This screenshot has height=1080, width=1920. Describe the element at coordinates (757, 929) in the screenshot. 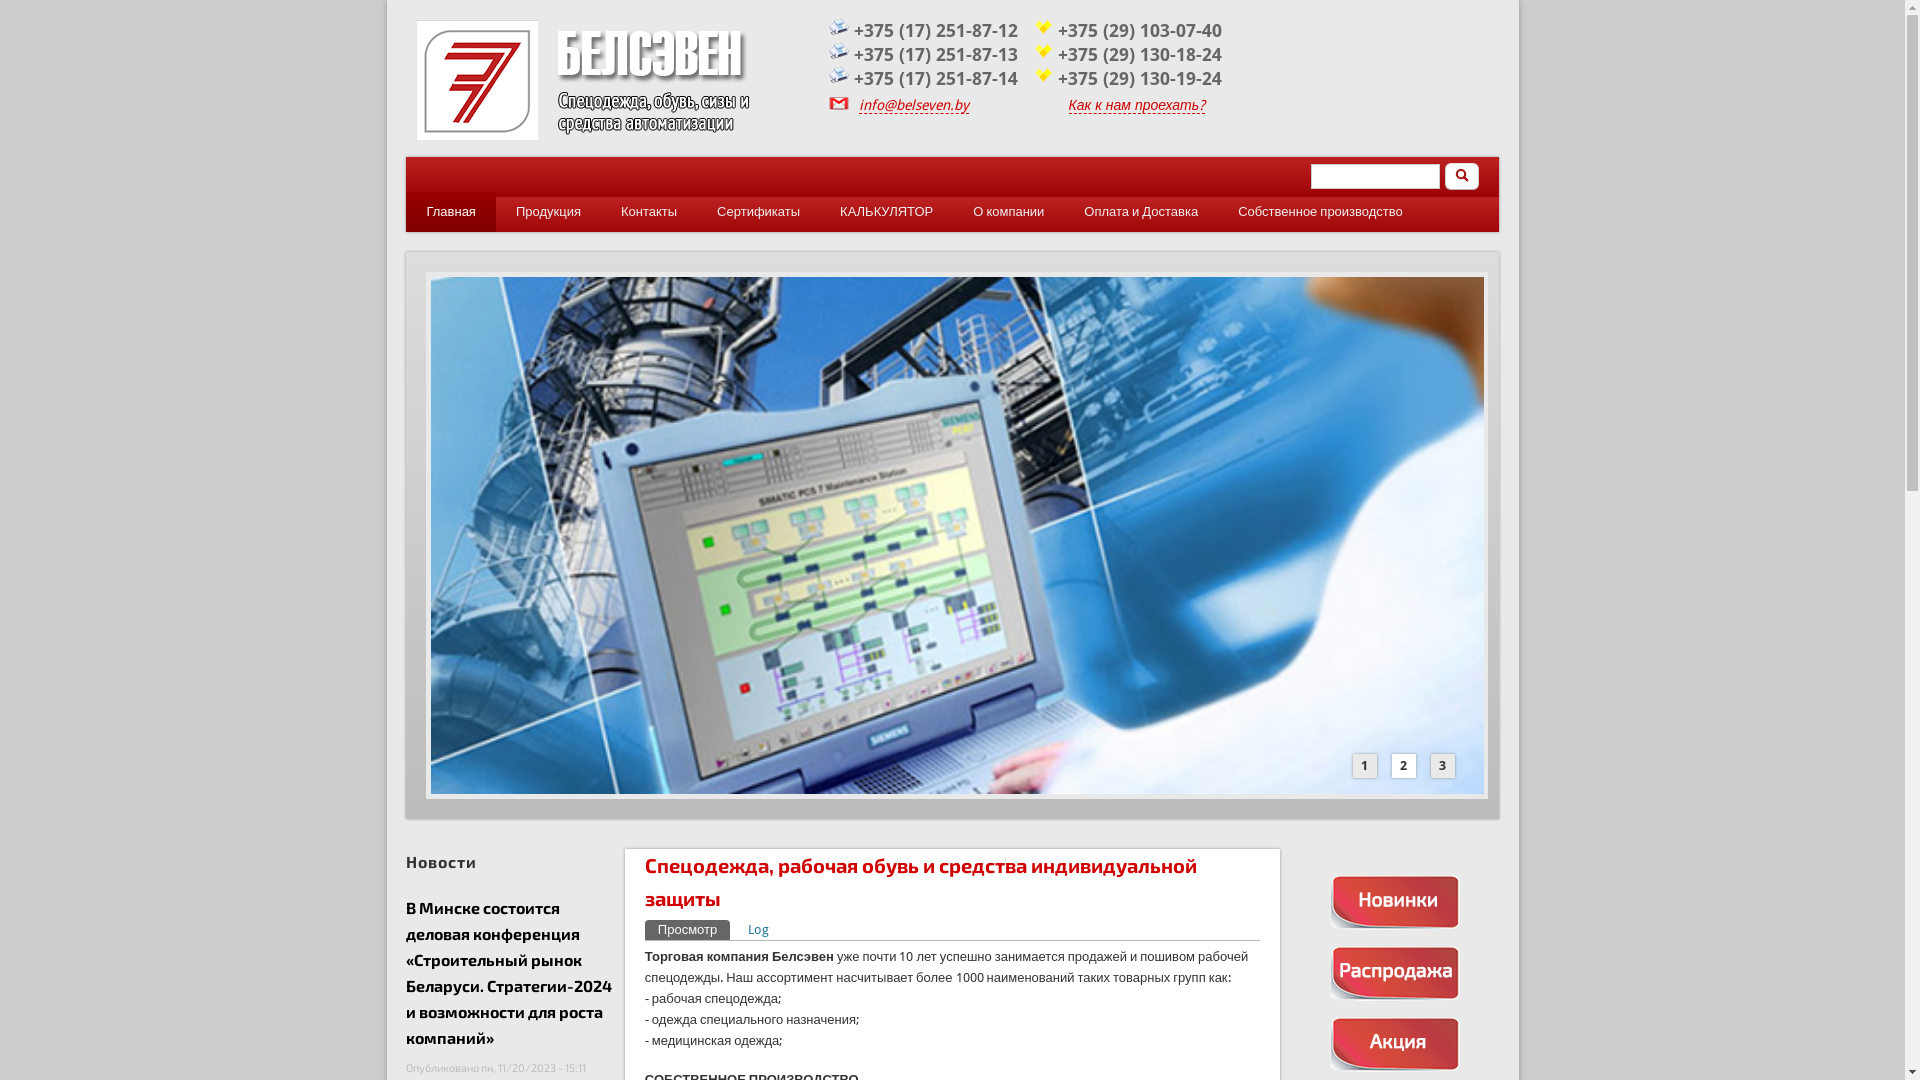

I see `'Log'` at that location.